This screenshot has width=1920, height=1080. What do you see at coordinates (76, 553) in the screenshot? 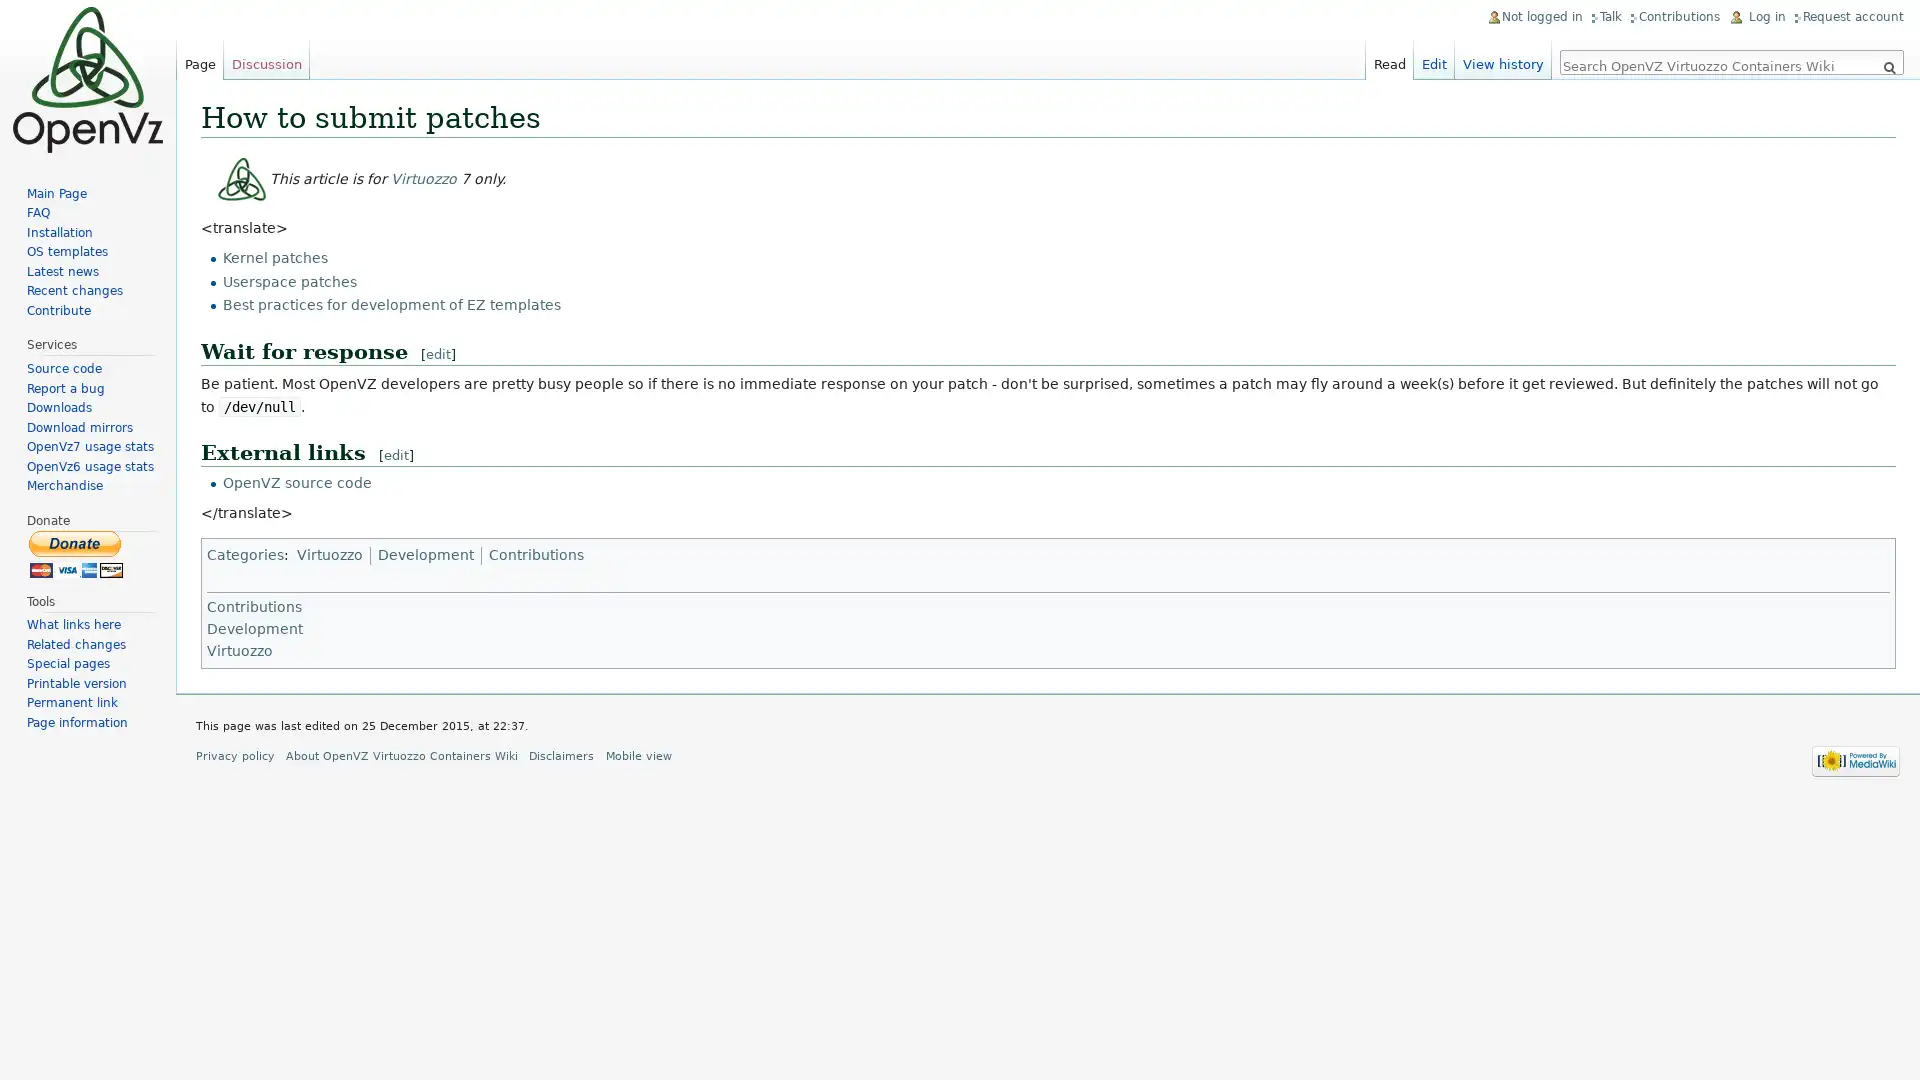
I see `PayPal - The safer, easier way to pay online!` at bounding box center [76, 553].